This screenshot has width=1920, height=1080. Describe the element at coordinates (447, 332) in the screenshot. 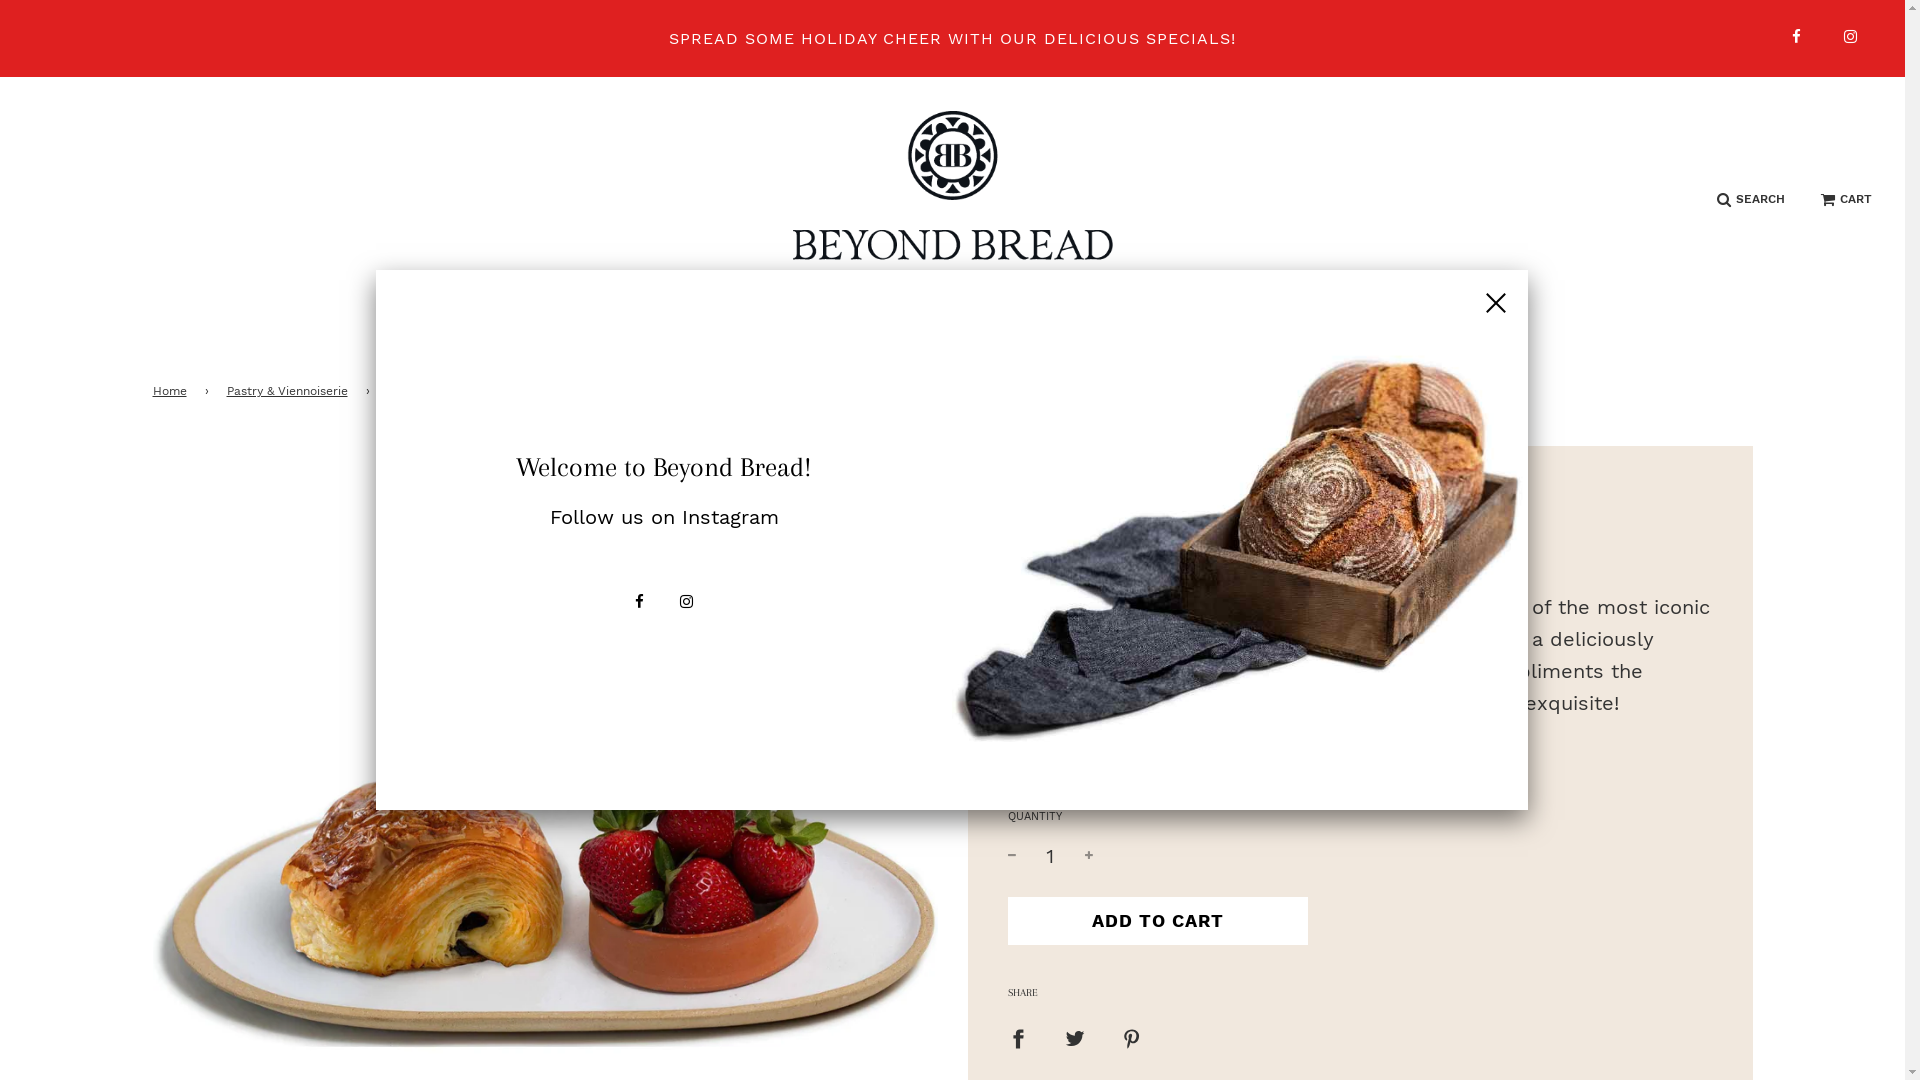

I see `'HOME'` at that location.